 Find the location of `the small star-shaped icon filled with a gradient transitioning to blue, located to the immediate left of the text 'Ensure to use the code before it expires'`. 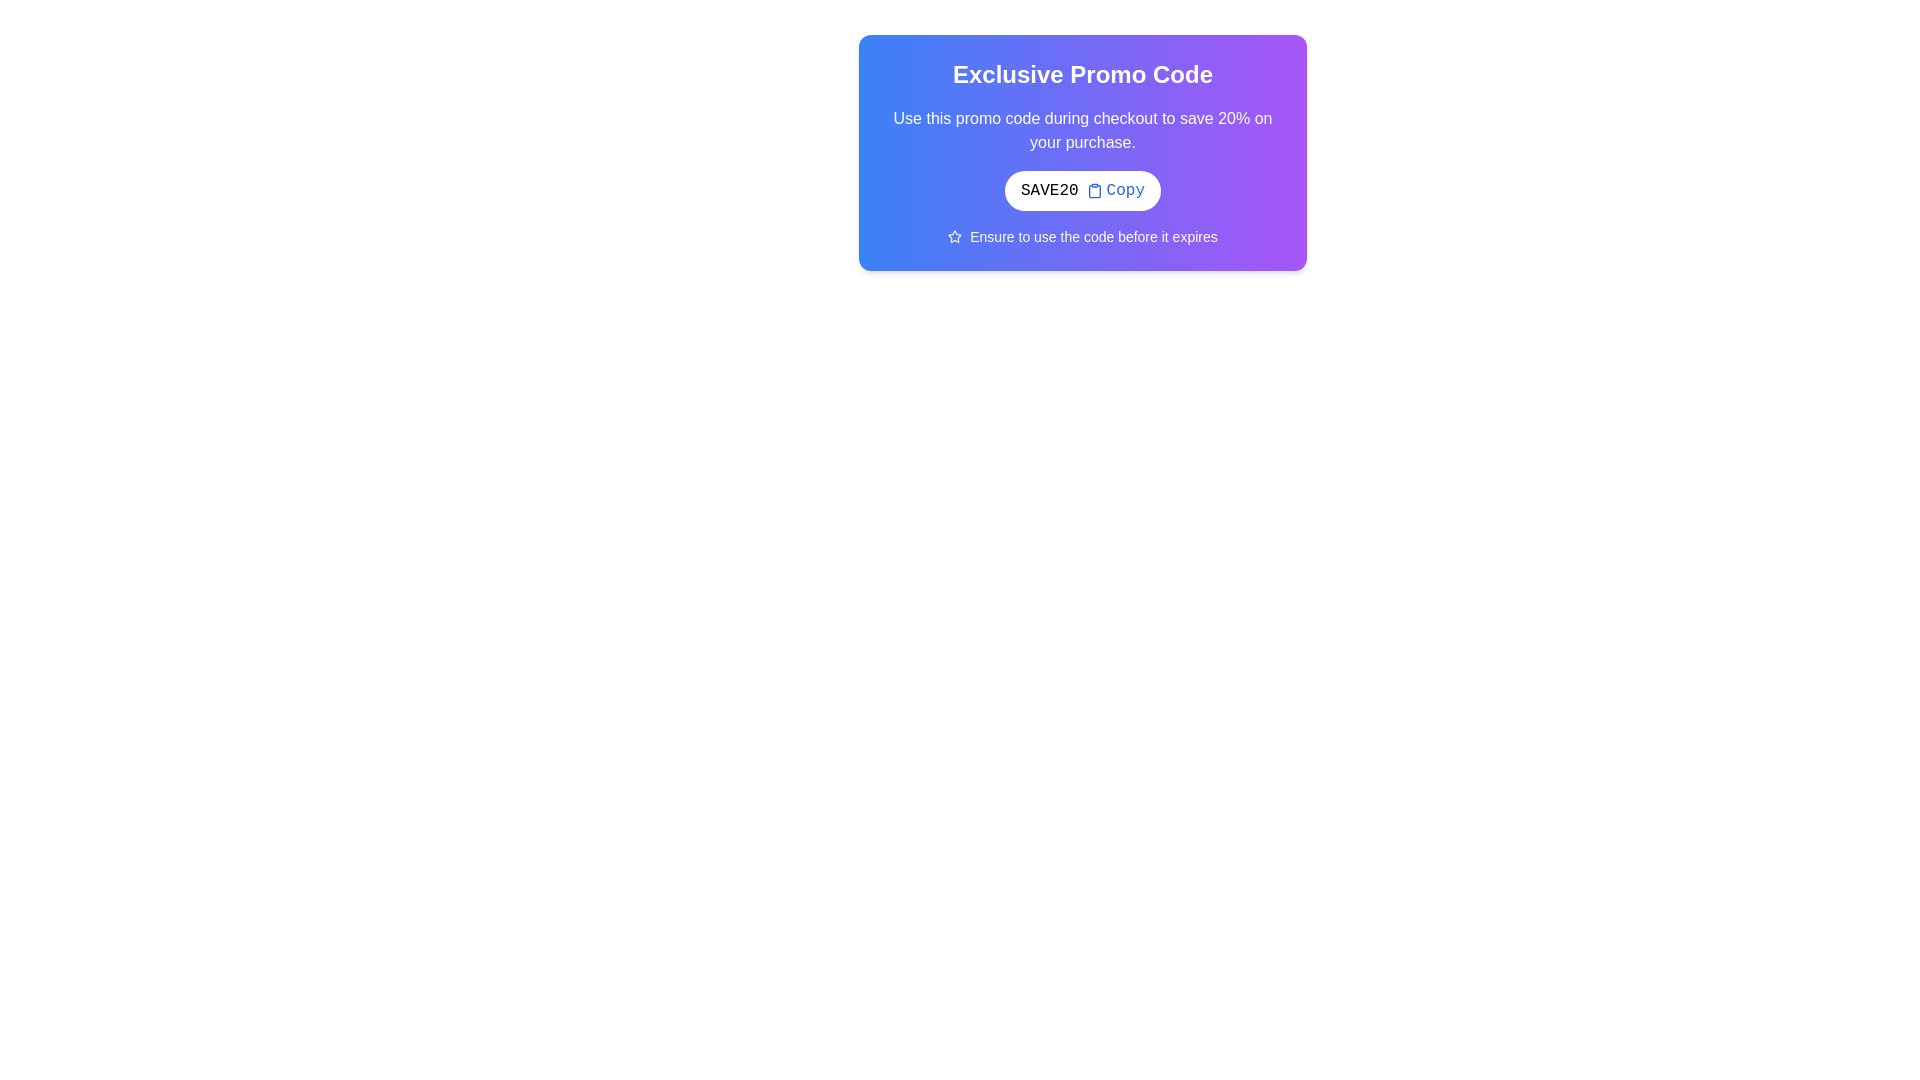

the small star-shaped icon filled with a gradient transitioning to blue, located to the immediate left of the text 'Ensure to use the code before it expires' is located at coordinates (954, 235).